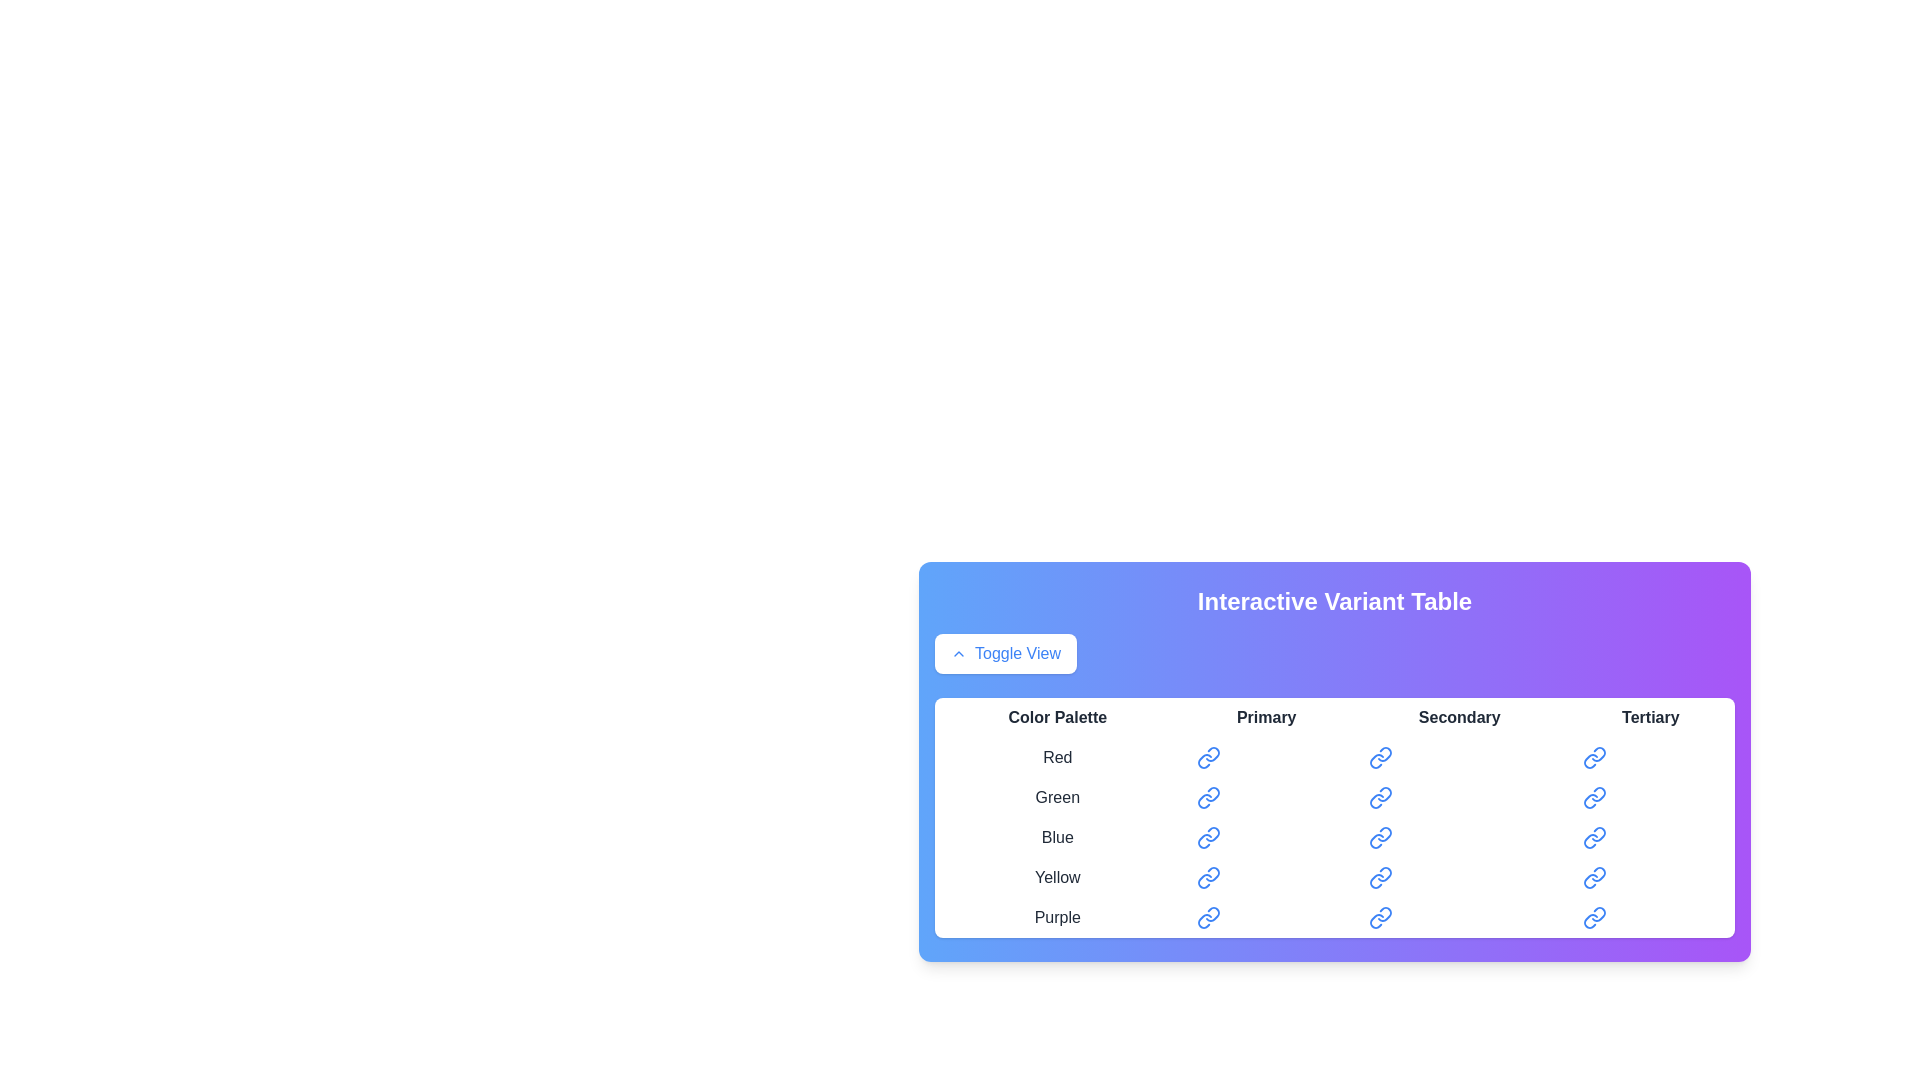  What do you see at coordinates (1383, 754) in the screenshot?
I see `the clickable link icon representing the 'Red' label under the 'Secondary' category in the interactive variant table` at bounding box center [1383, 754].